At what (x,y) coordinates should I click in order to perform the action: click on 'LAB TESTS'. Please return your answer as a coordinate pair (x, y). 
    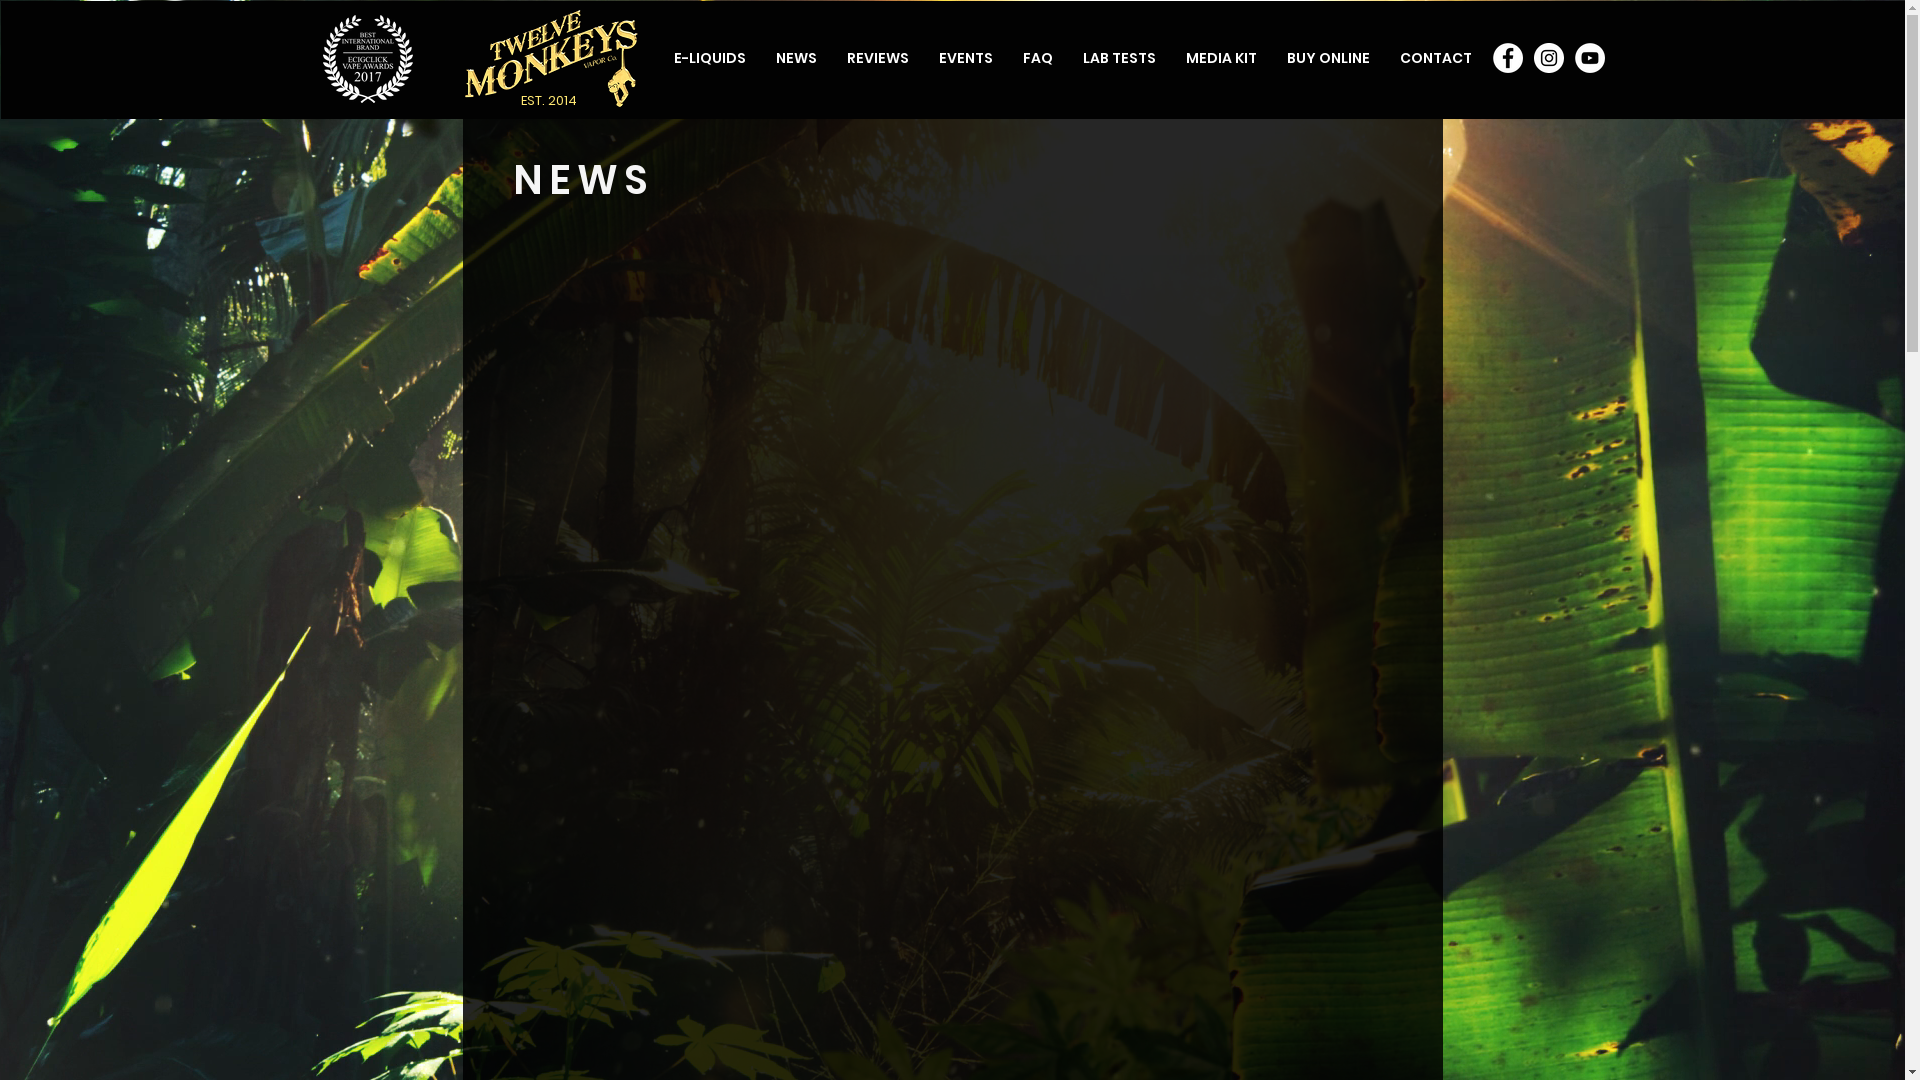
    Looking at the image, I should click on (1118, 56).